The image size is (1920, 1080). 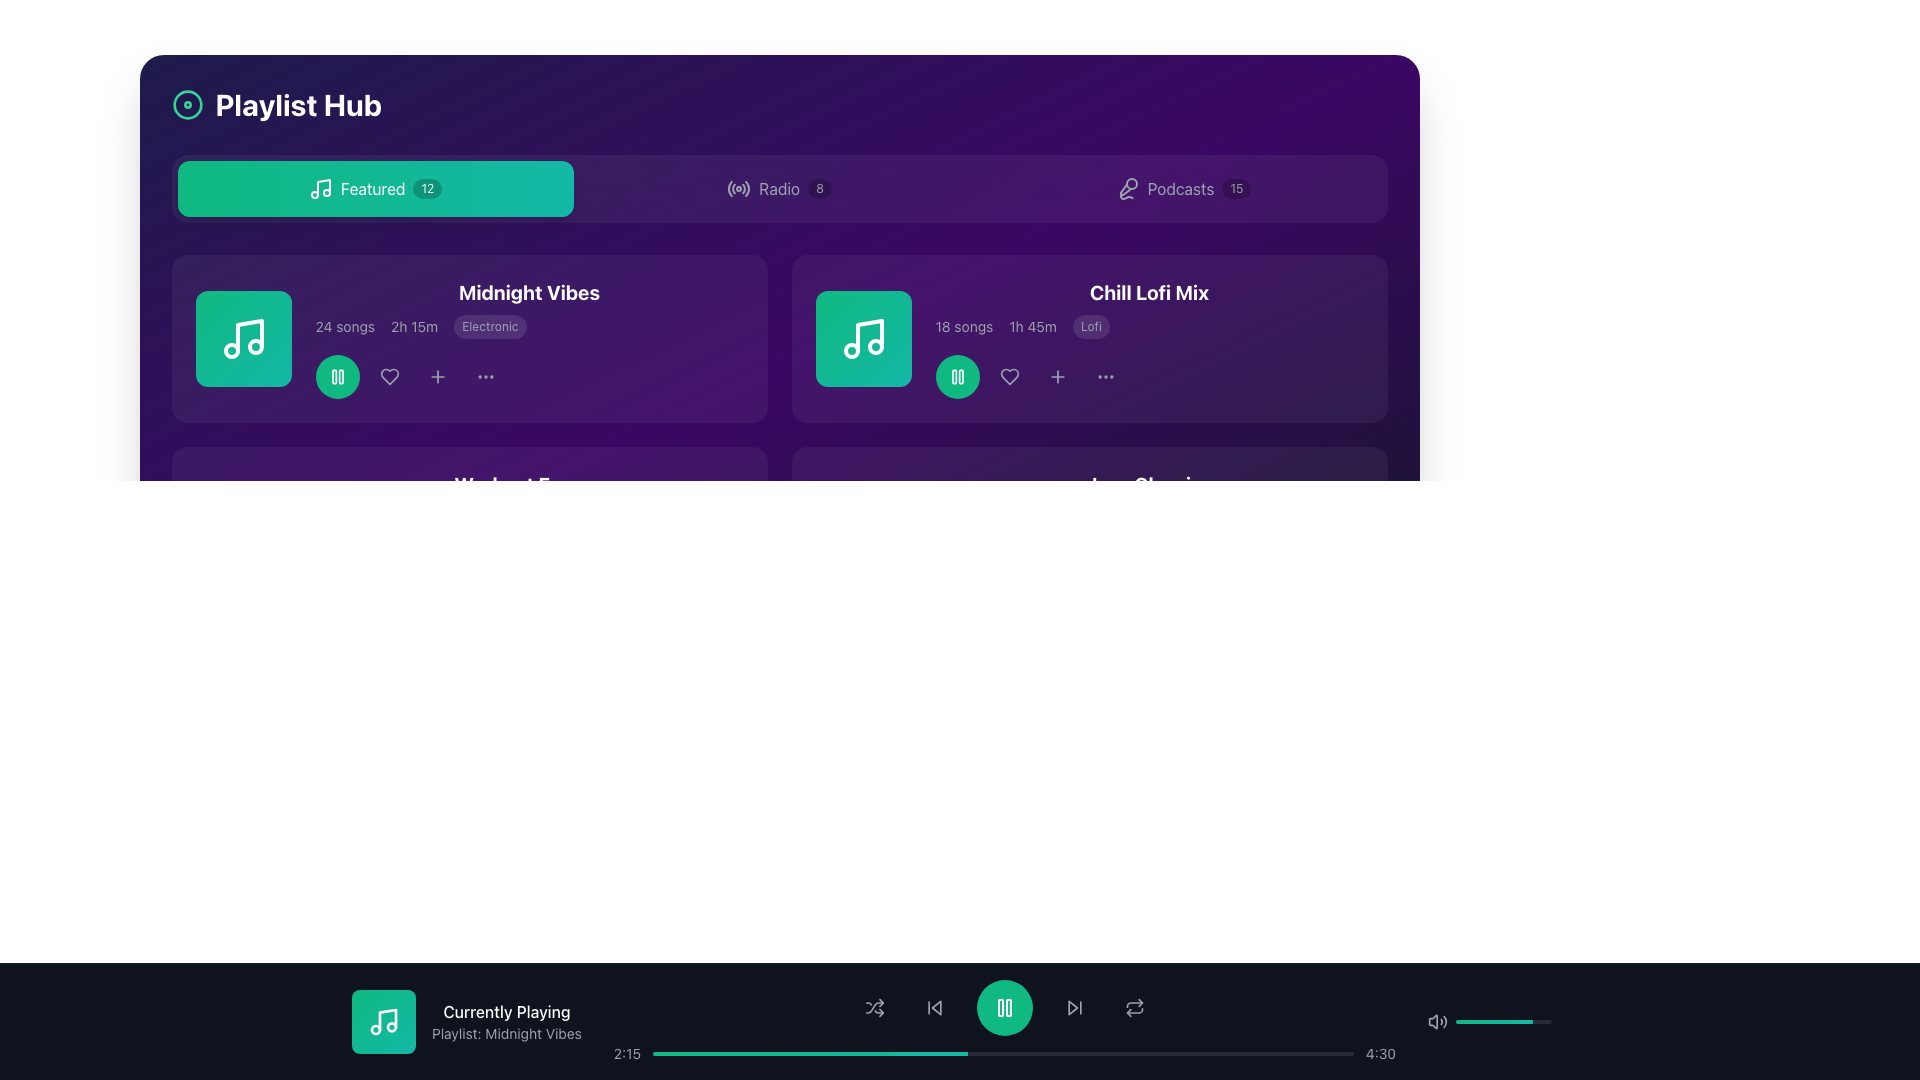 What do you see at coordinates (529, 293) in the screenshot?
I see `the title text label for the 'Midnight Vibes' playlist, which is located at the upper portion of the card displaying playlist information` at bounding box center [529, 293].